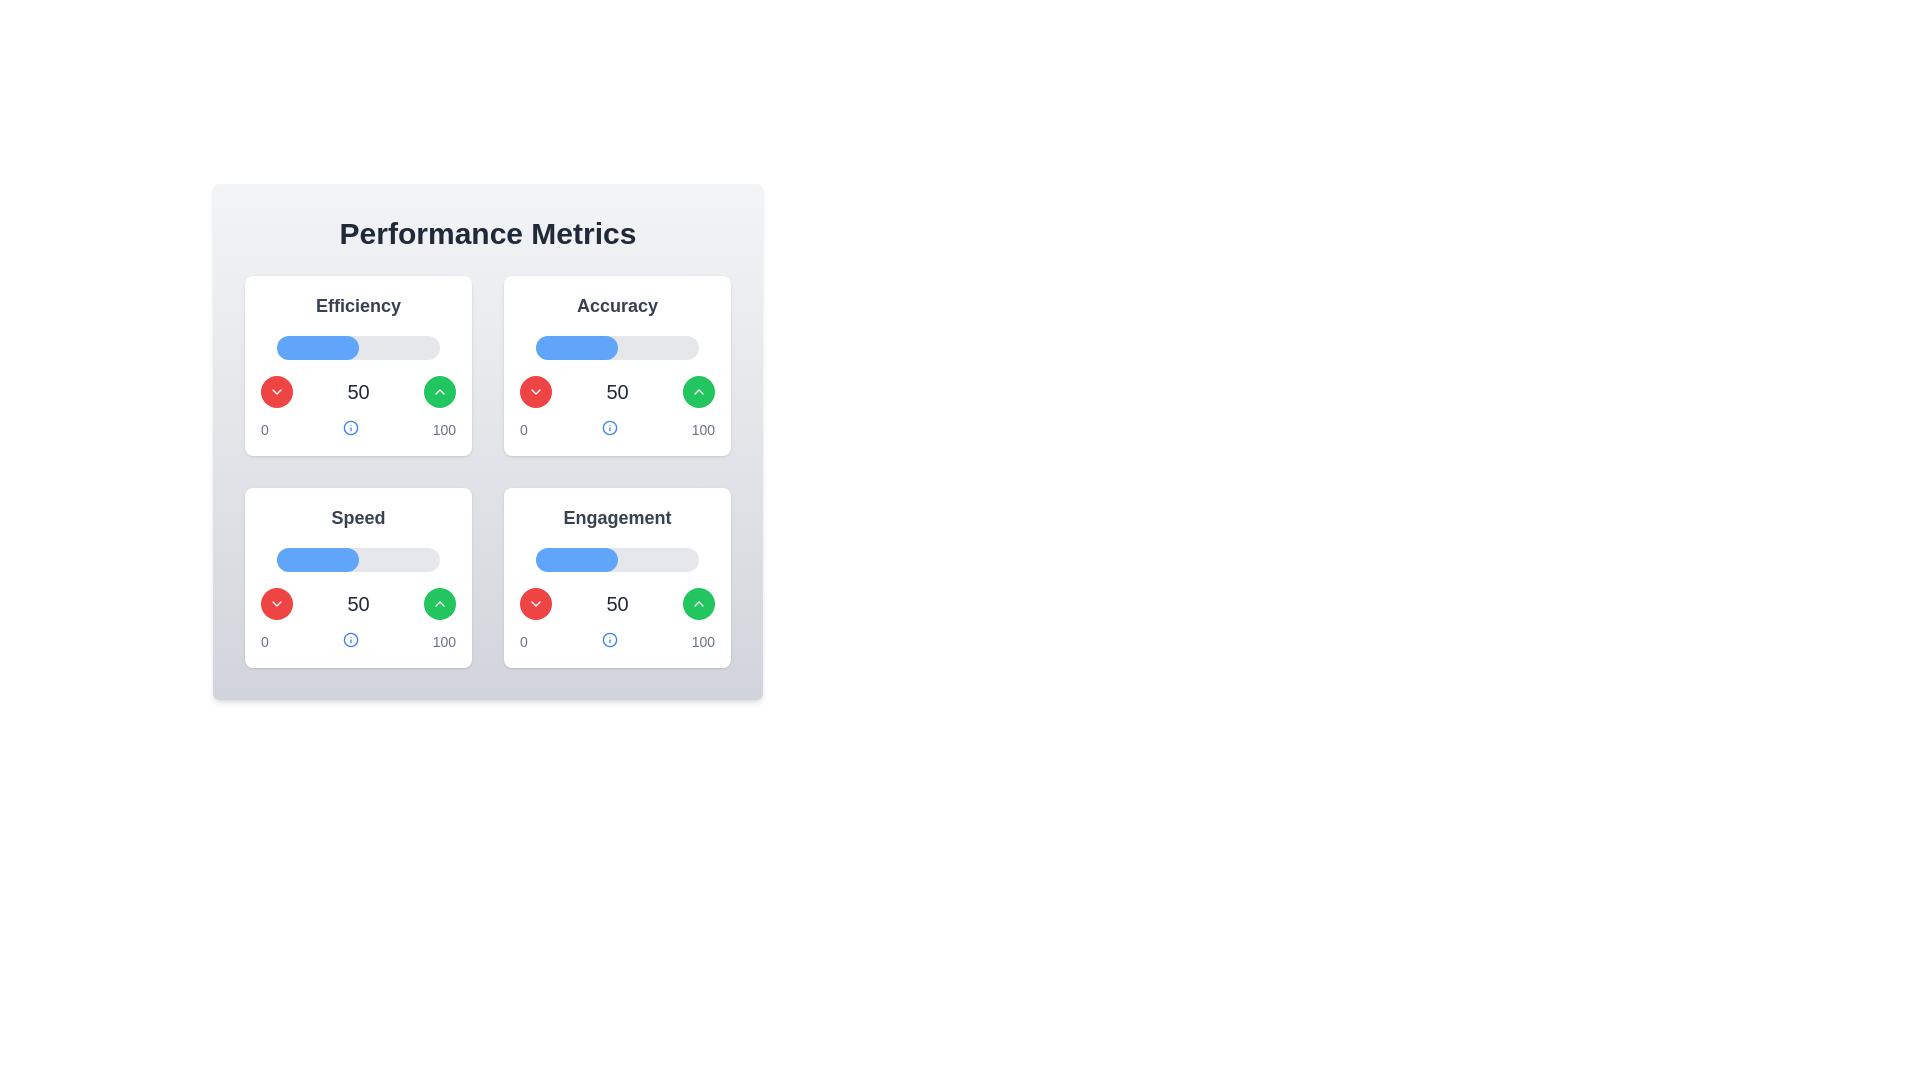 This screenshot has width=1920, height=1080. Describe the element at coordinates (439, 603) in the screenshot. I see `the upward-pointing chevron icon within the green circular button located at the bottom-right corner of the 'Engagement' metric card` at that location.